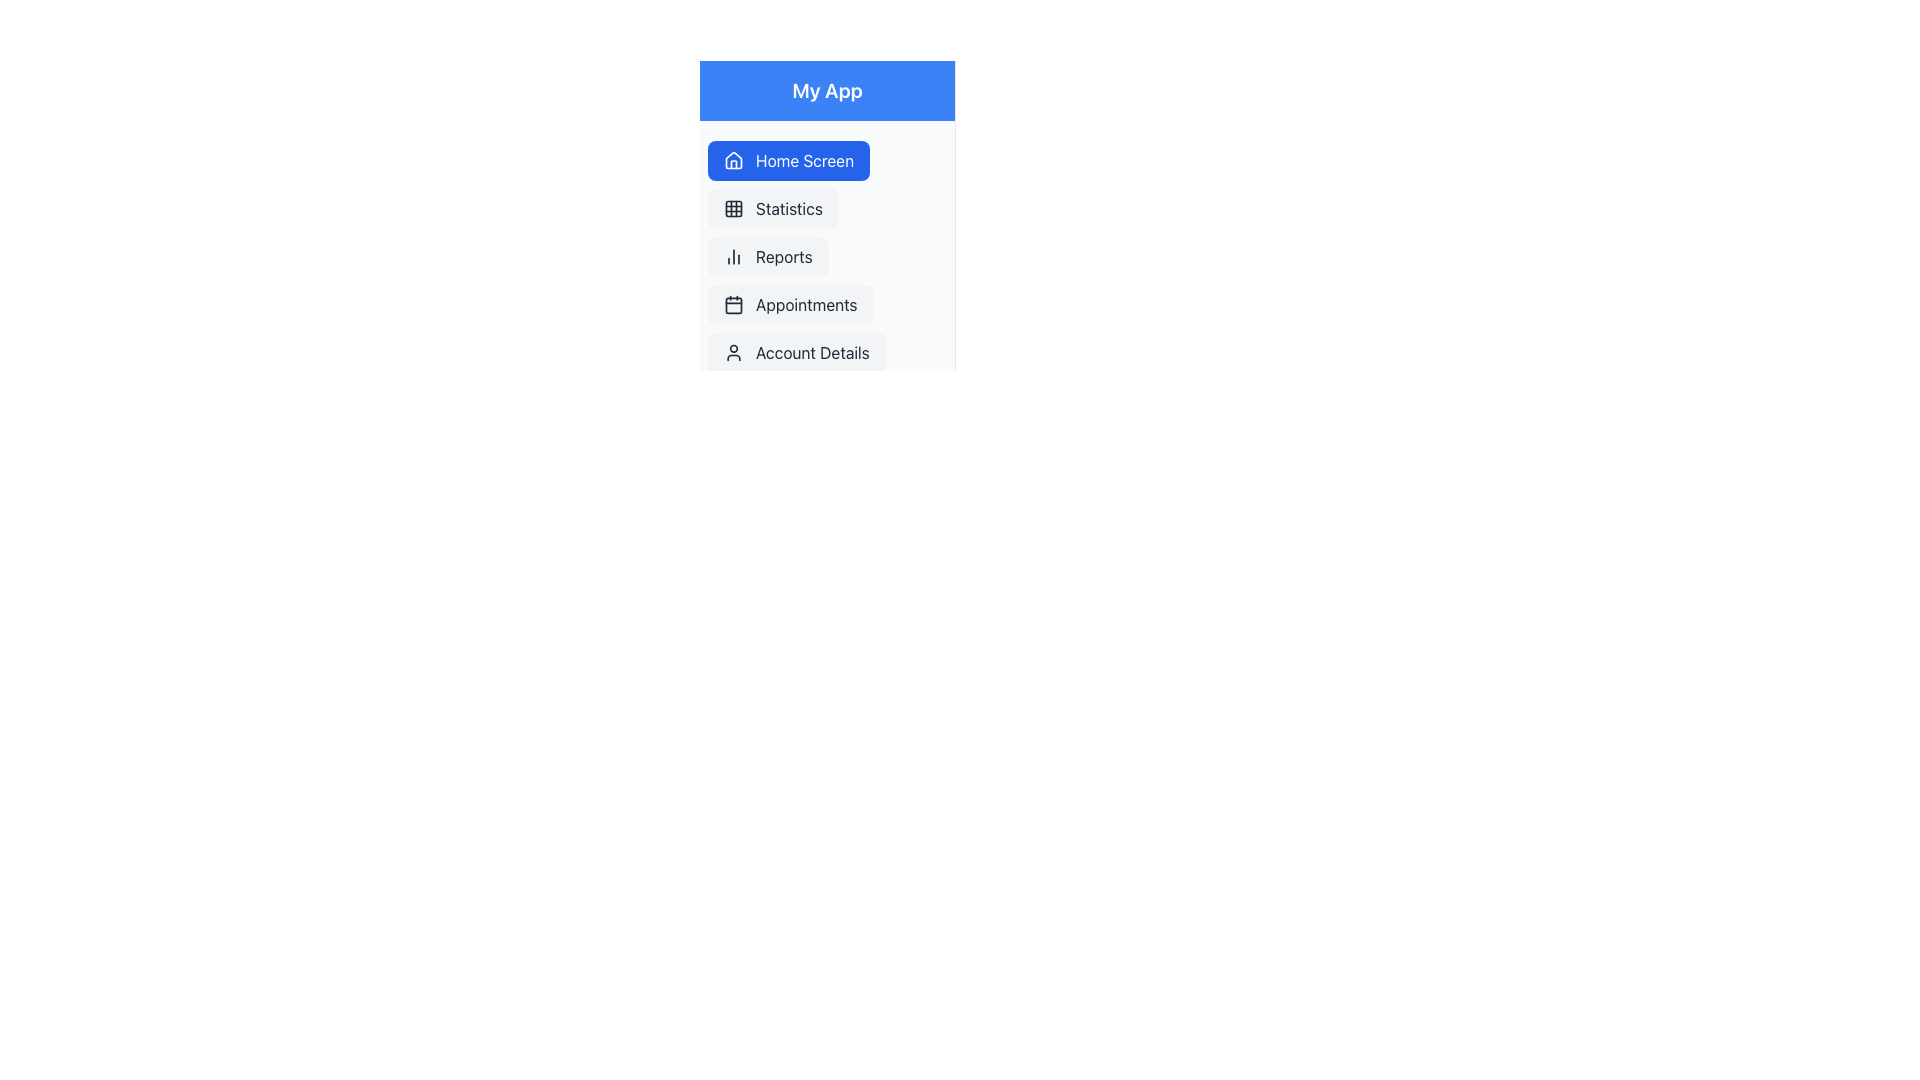 This screenshot has width=1920, height=1080. I want to click on the 'Account Details' icon located in the sidebar menu, which is the fourth icon listed after 'Appointments', so click(733, 352).